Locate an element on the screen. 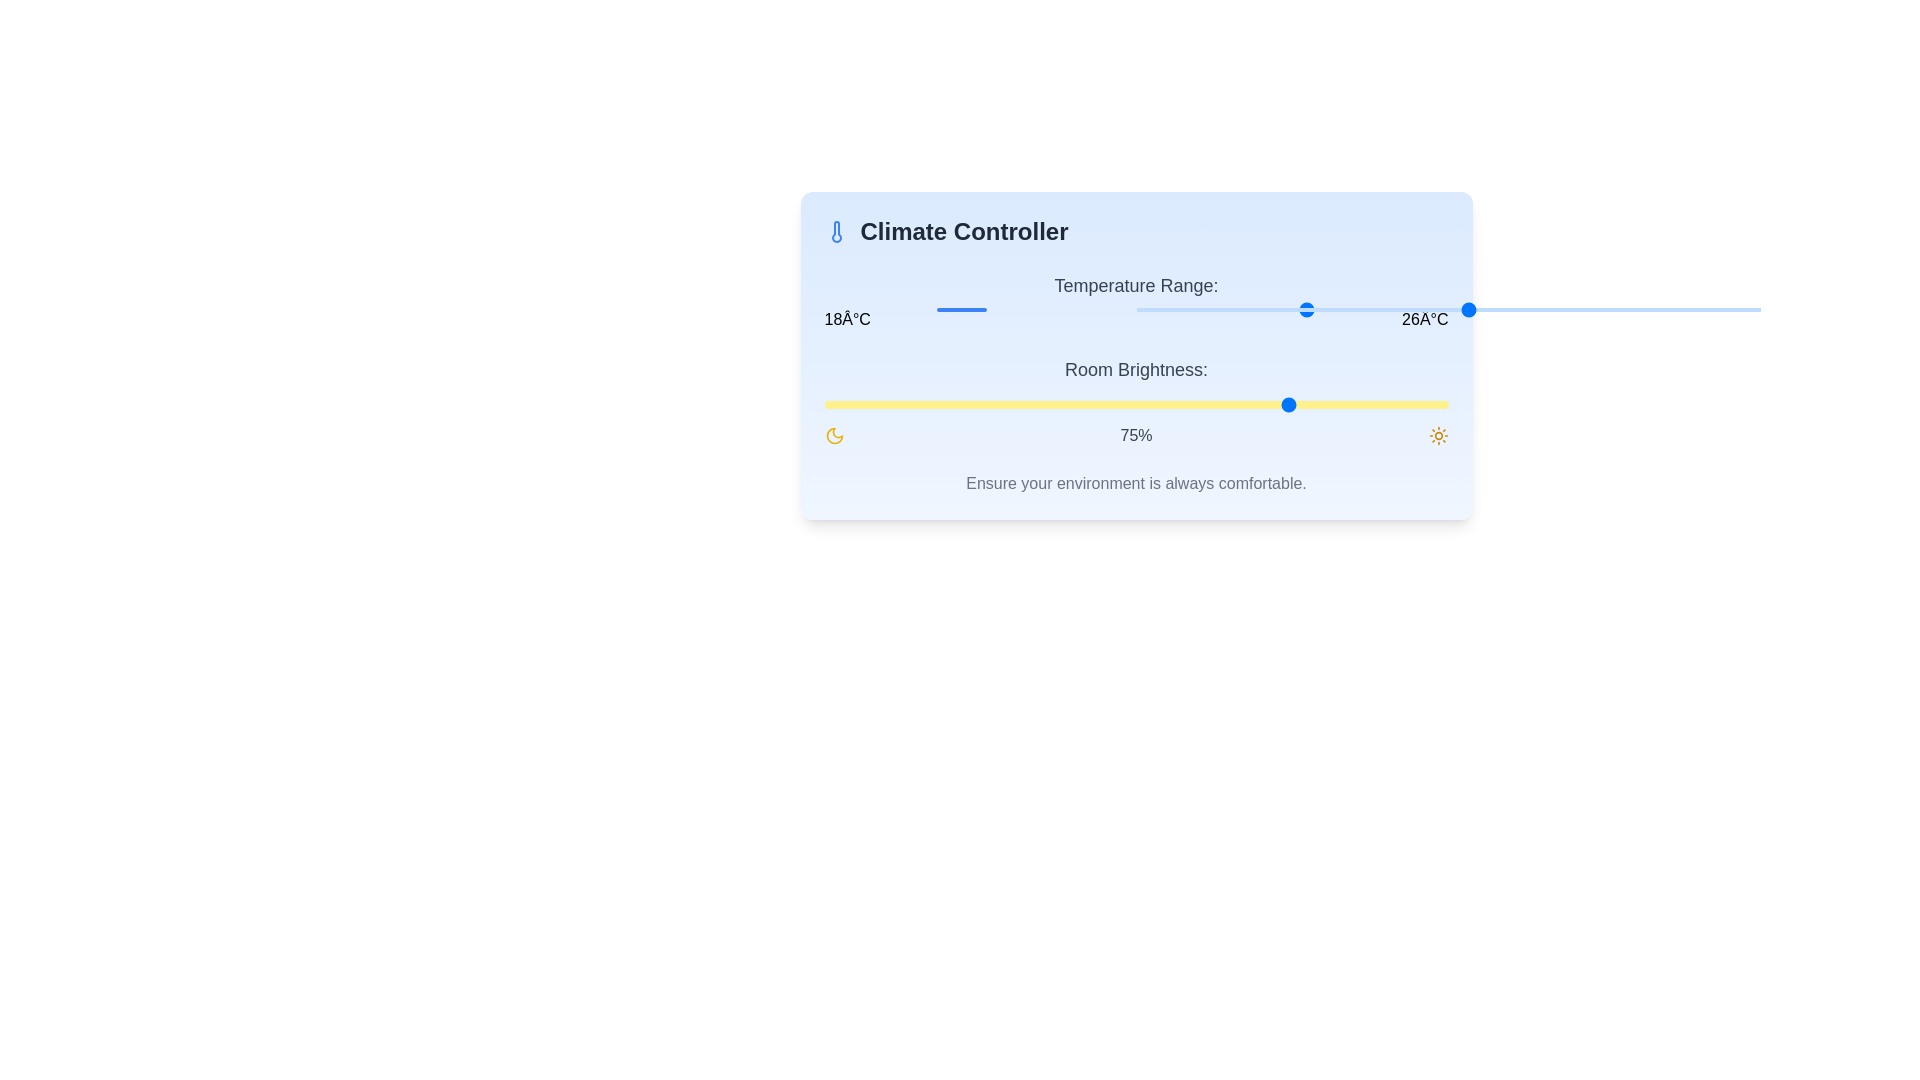 This screenshot has height=1080, width=1920. the room brightness is located at coordinates (1385, 405).